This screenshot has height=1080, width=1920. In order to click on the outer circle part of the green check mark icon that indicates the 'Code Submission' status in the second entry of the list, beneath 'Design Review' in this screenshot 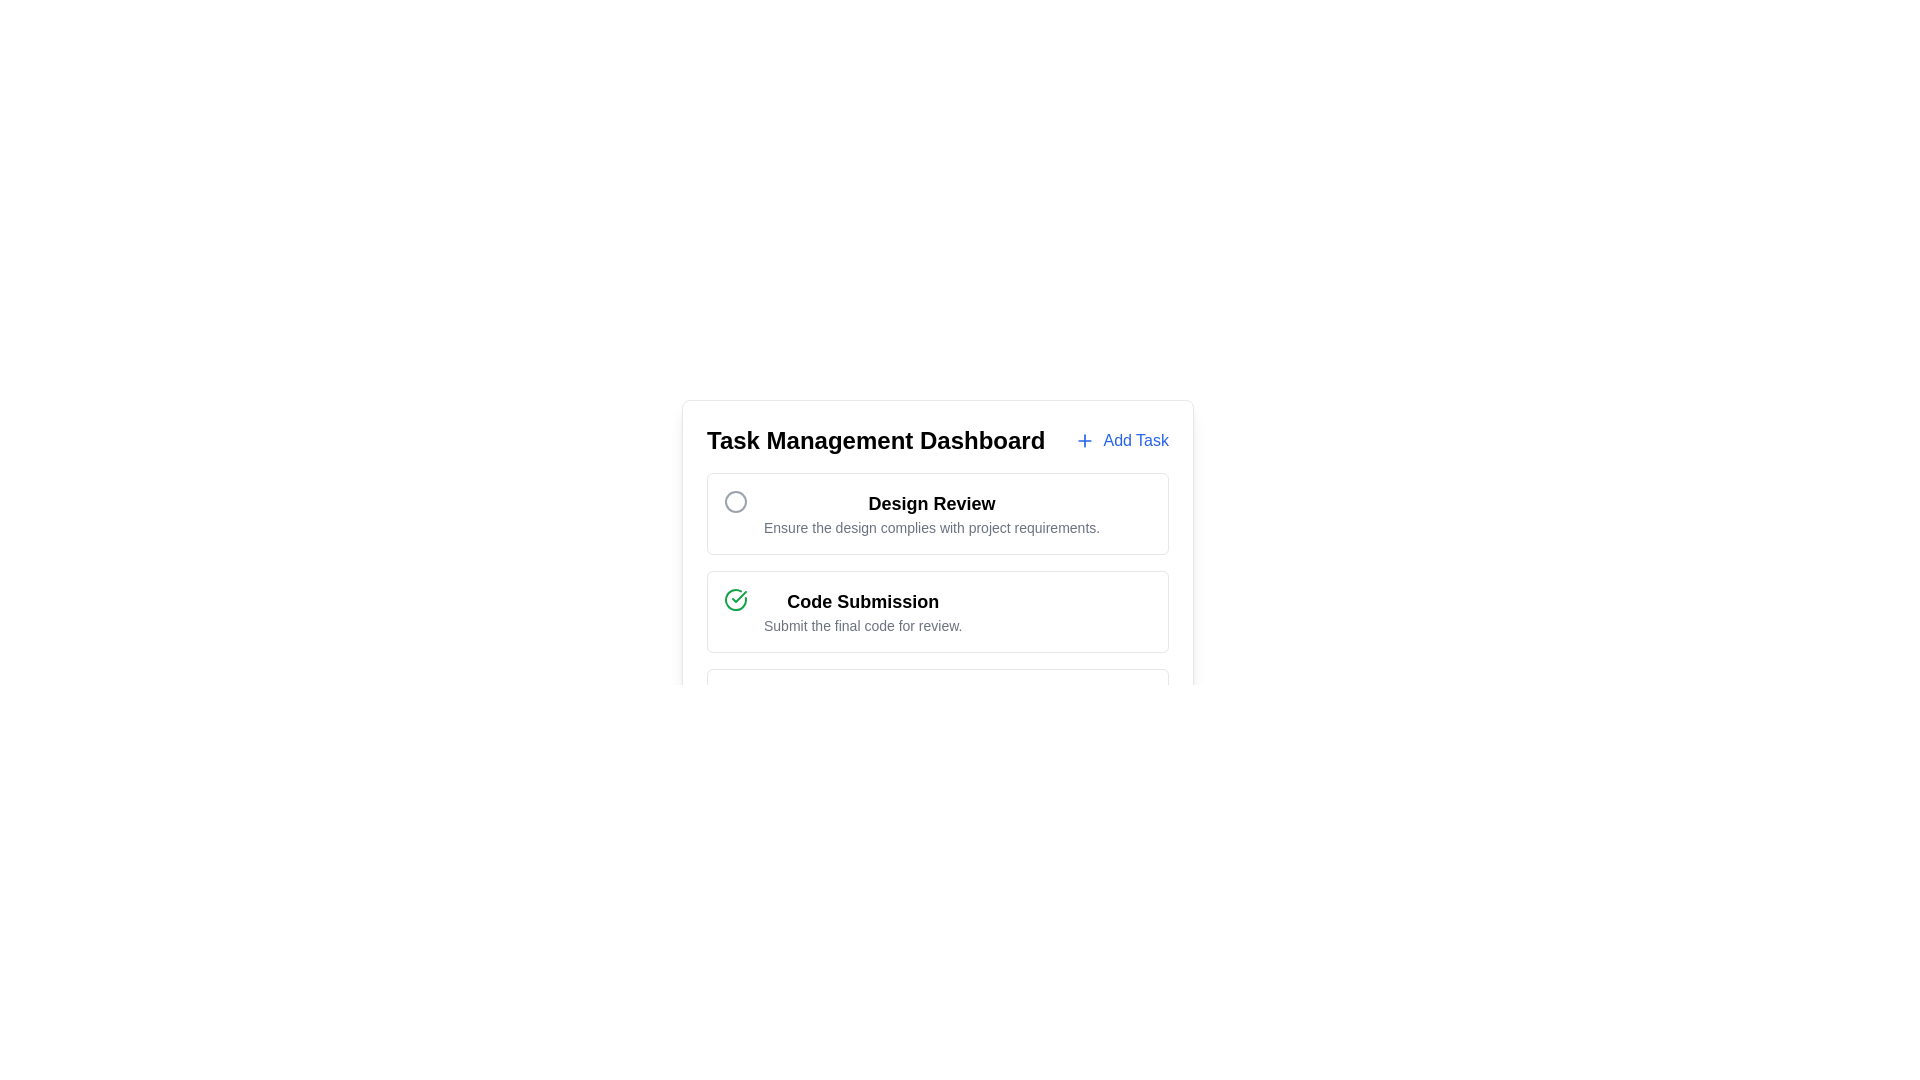, I will do `click(734, 599)`.